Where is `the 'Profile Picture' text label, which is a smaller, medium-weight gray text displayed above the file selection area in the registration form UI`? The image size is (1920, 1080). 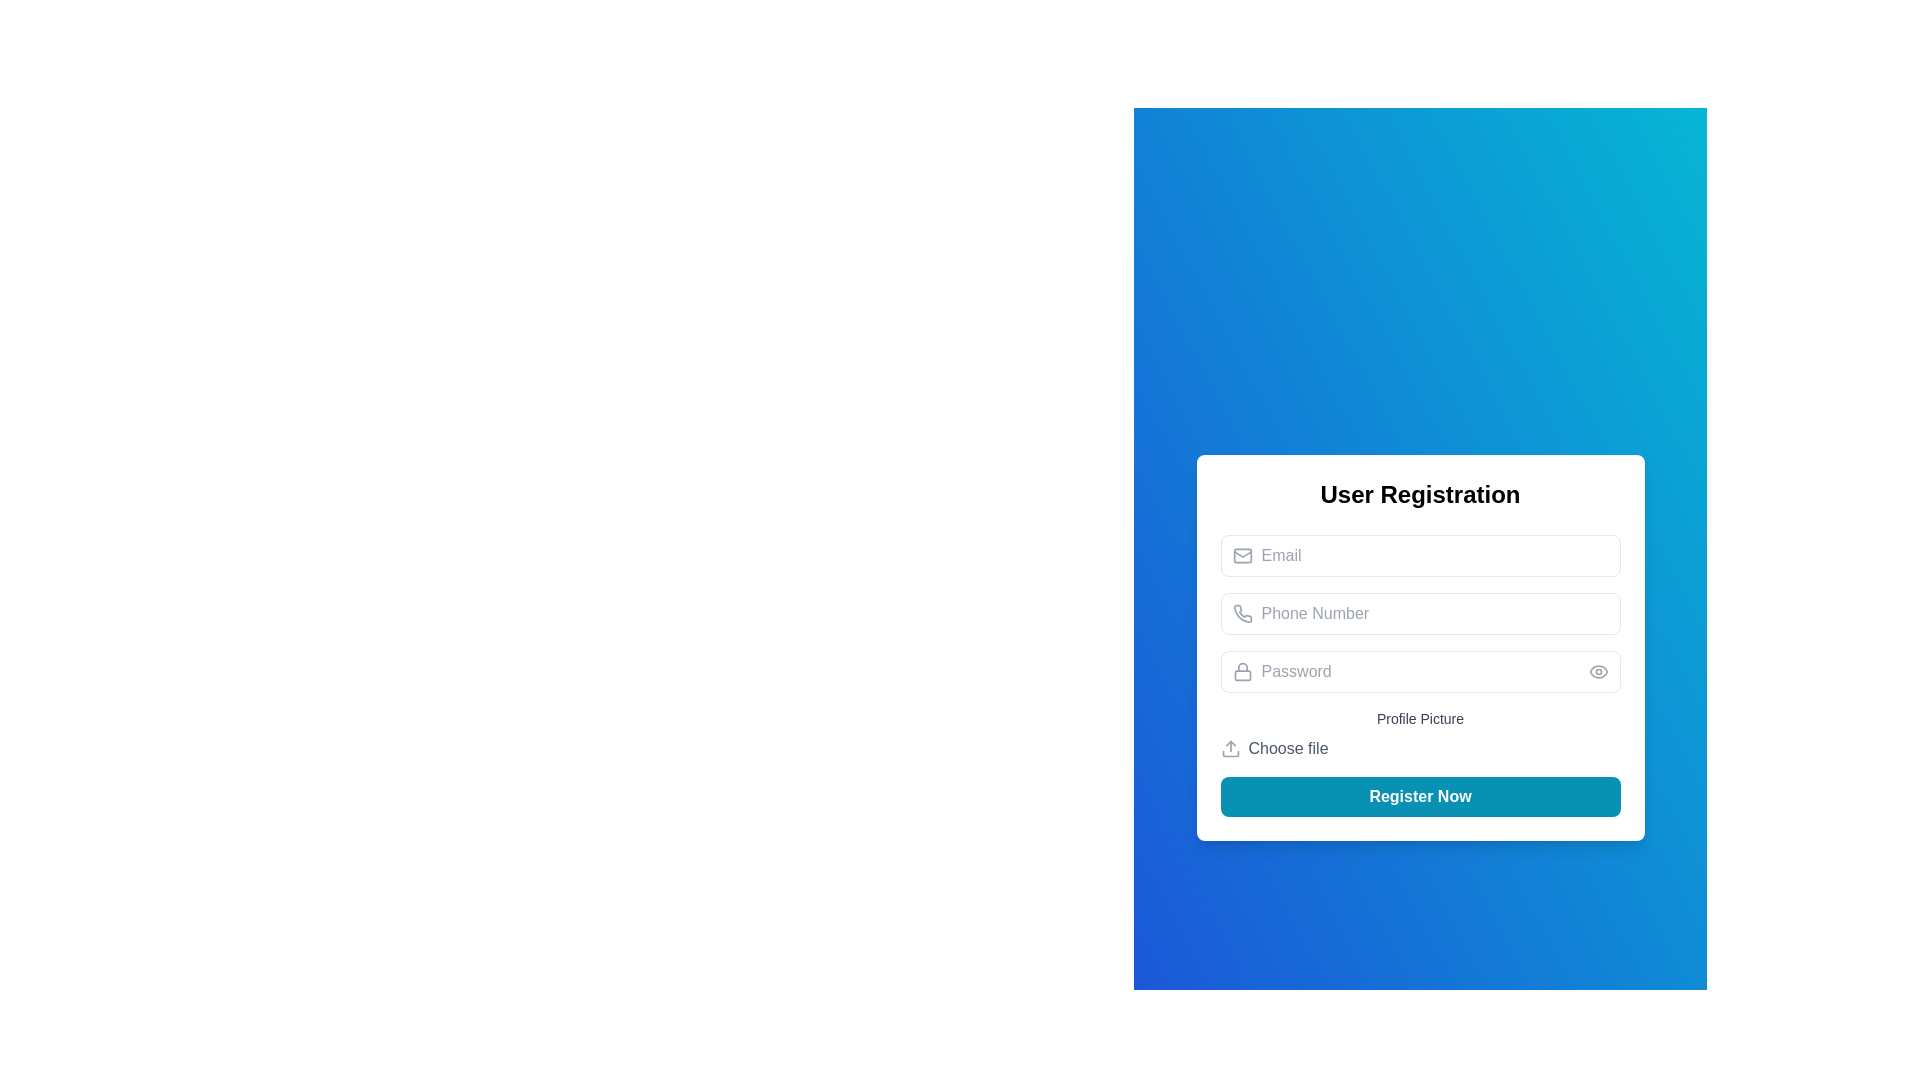
the 'Profile Picture' text label, which is a smaller, medium-weight gray text displayed above the file selection area in the registration form UI is located at coordinates (1419, 717).